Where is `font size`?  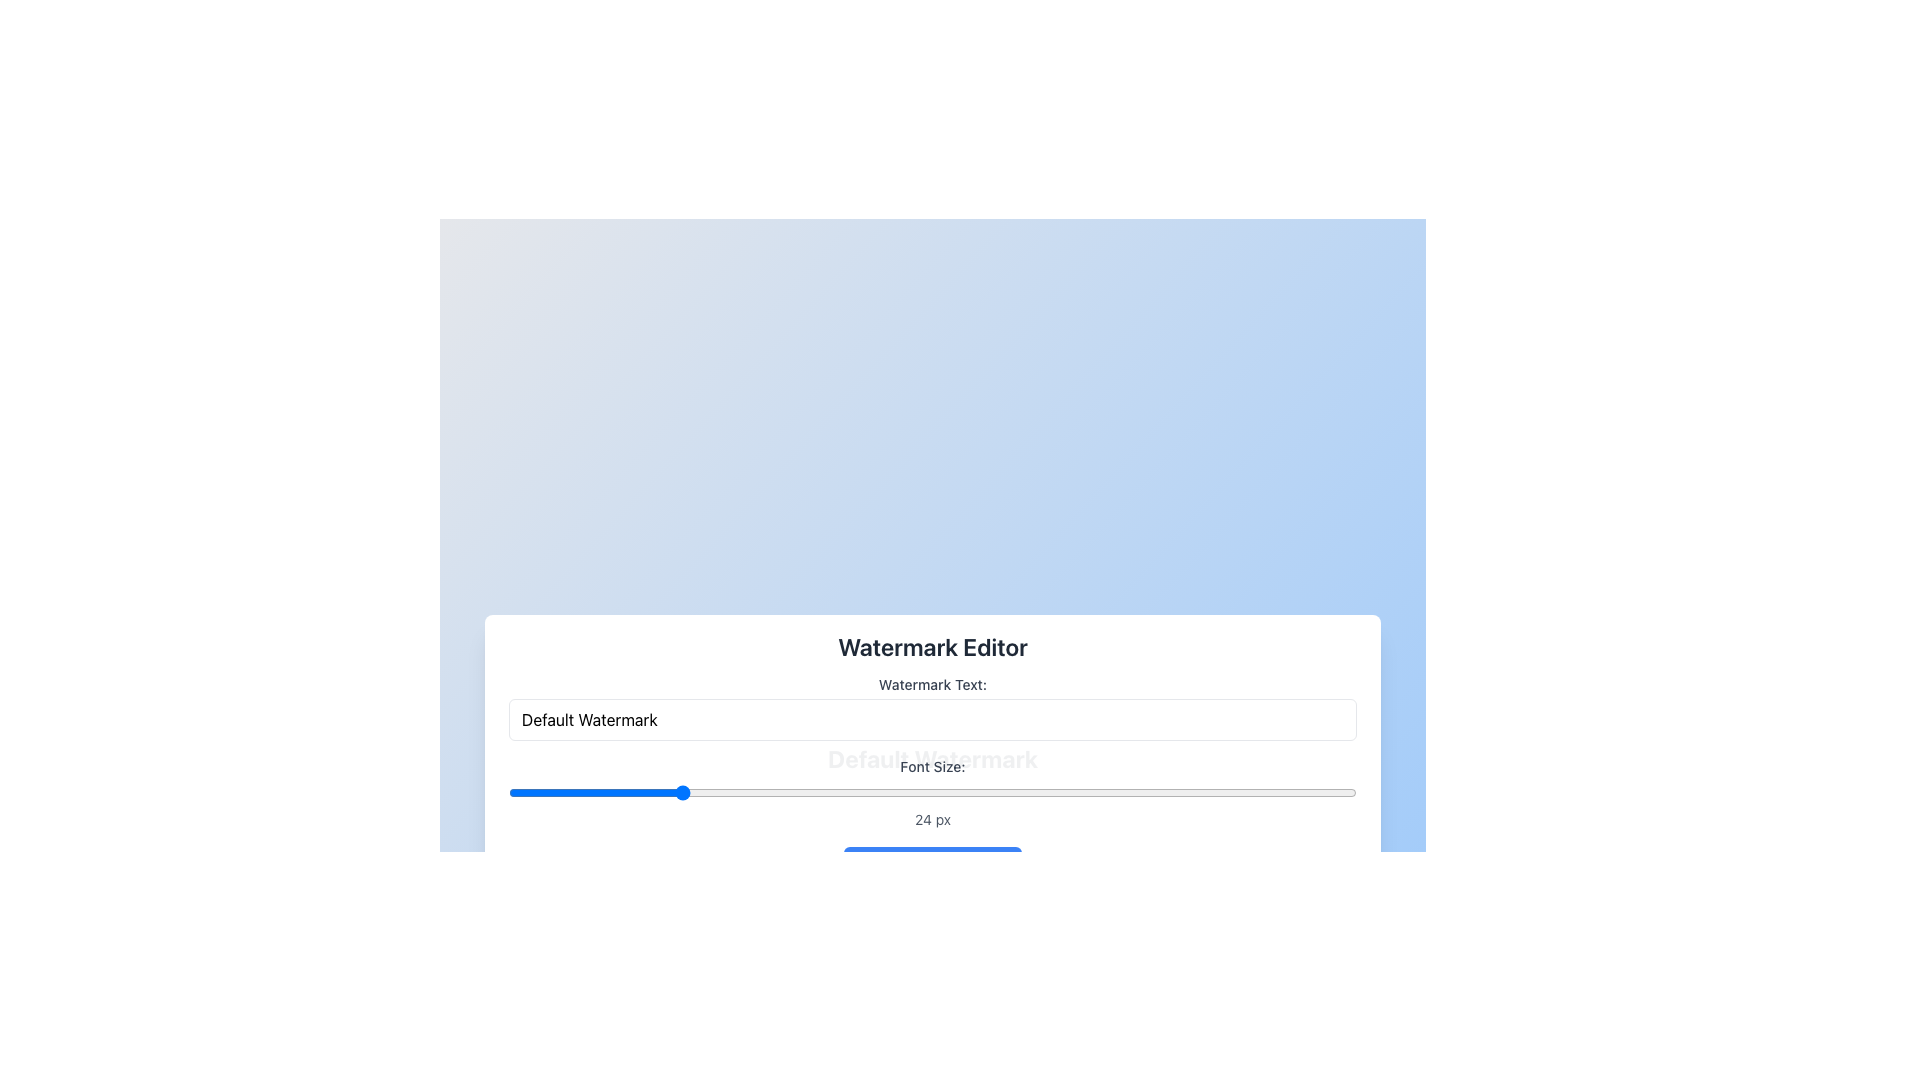
font size is located at coordinates (1017, 792).